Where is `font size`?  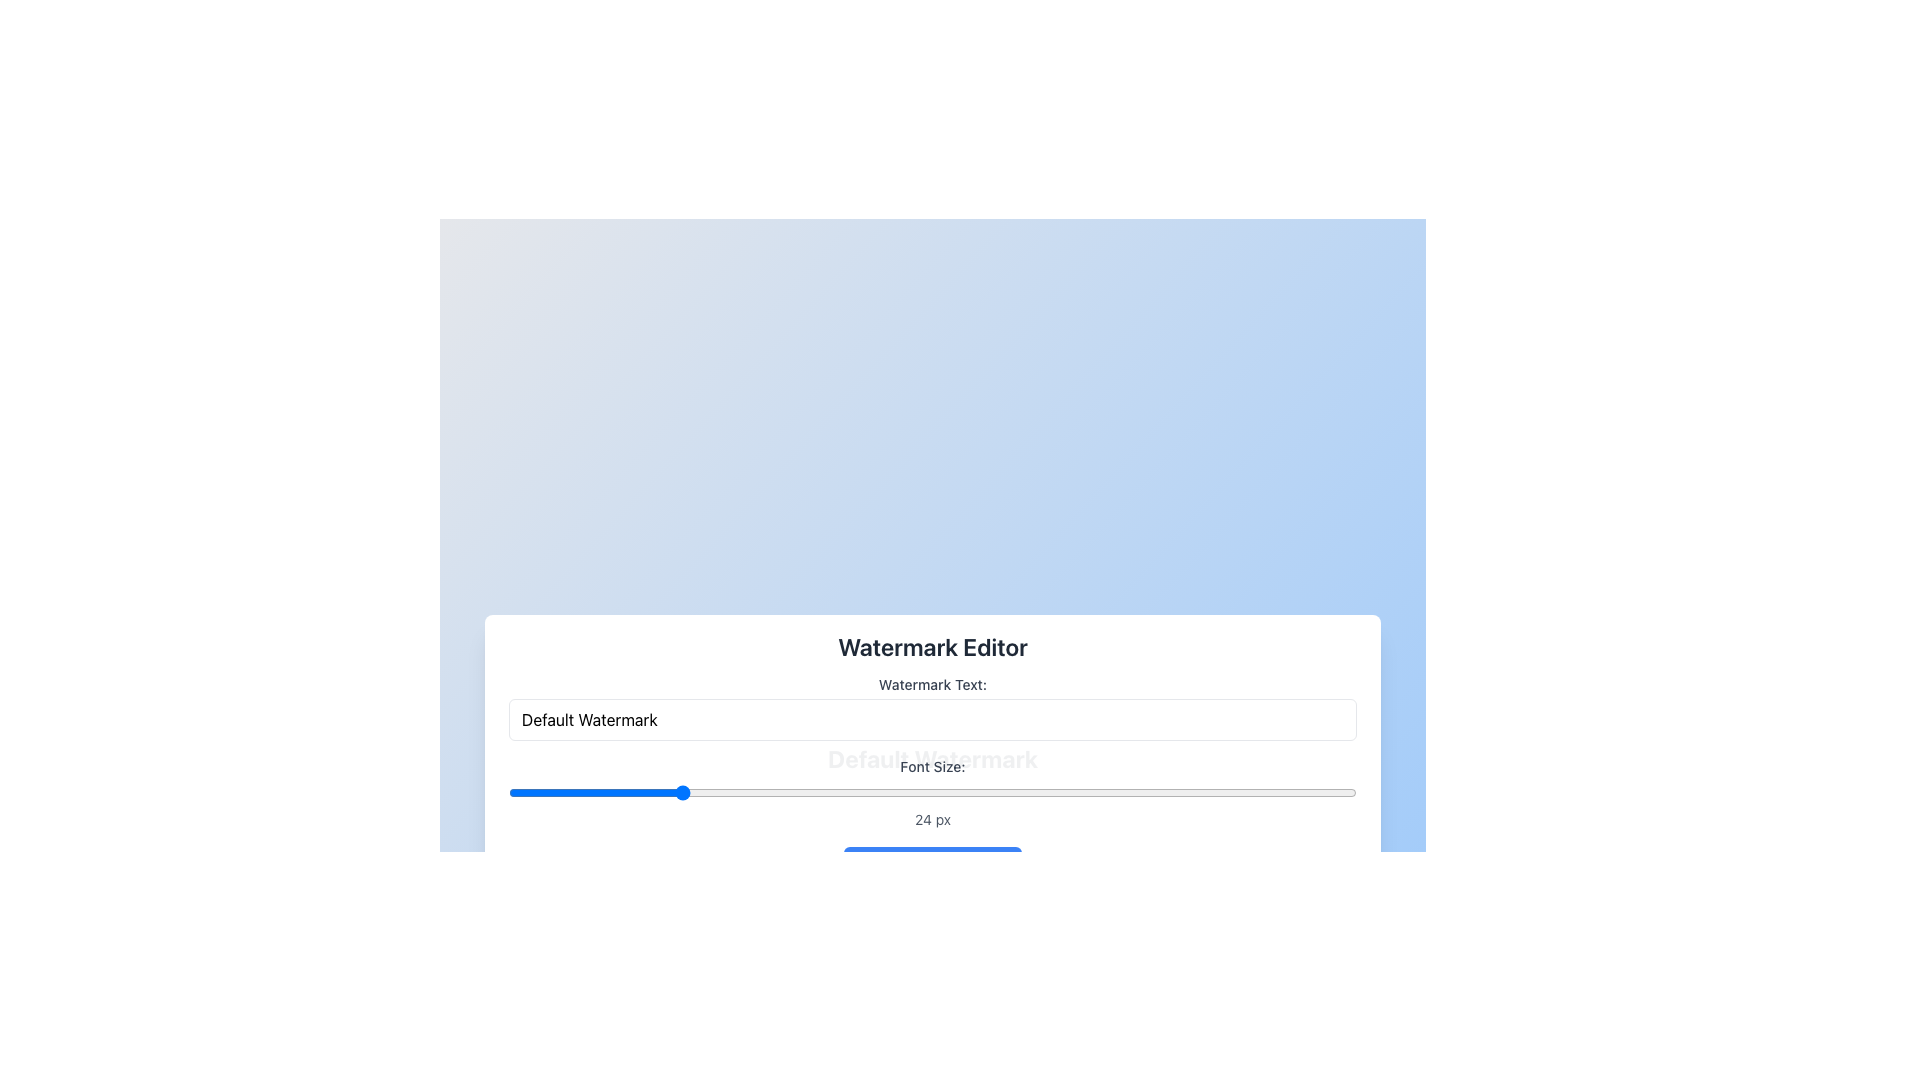
font size is located at coordinates (1017, 792).